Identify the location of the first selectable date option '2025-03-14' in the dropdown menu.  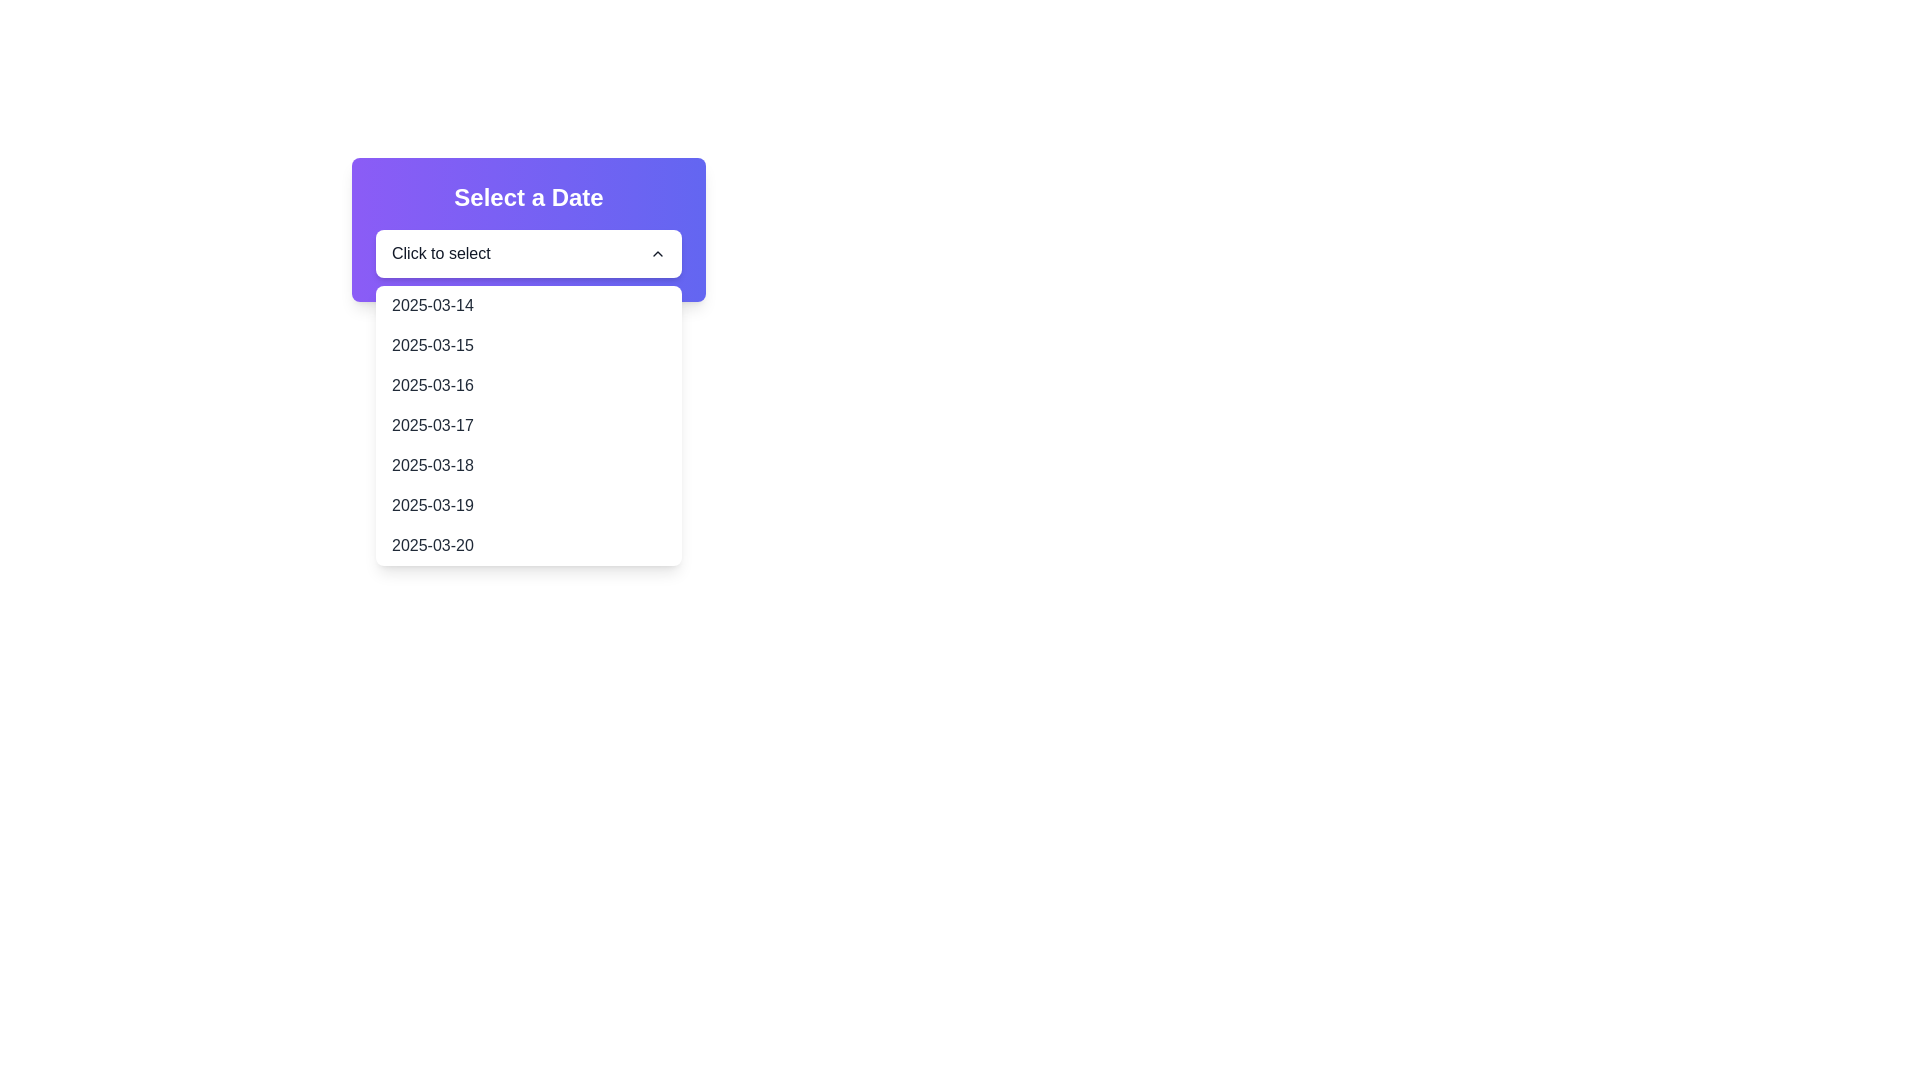
(431, 305).